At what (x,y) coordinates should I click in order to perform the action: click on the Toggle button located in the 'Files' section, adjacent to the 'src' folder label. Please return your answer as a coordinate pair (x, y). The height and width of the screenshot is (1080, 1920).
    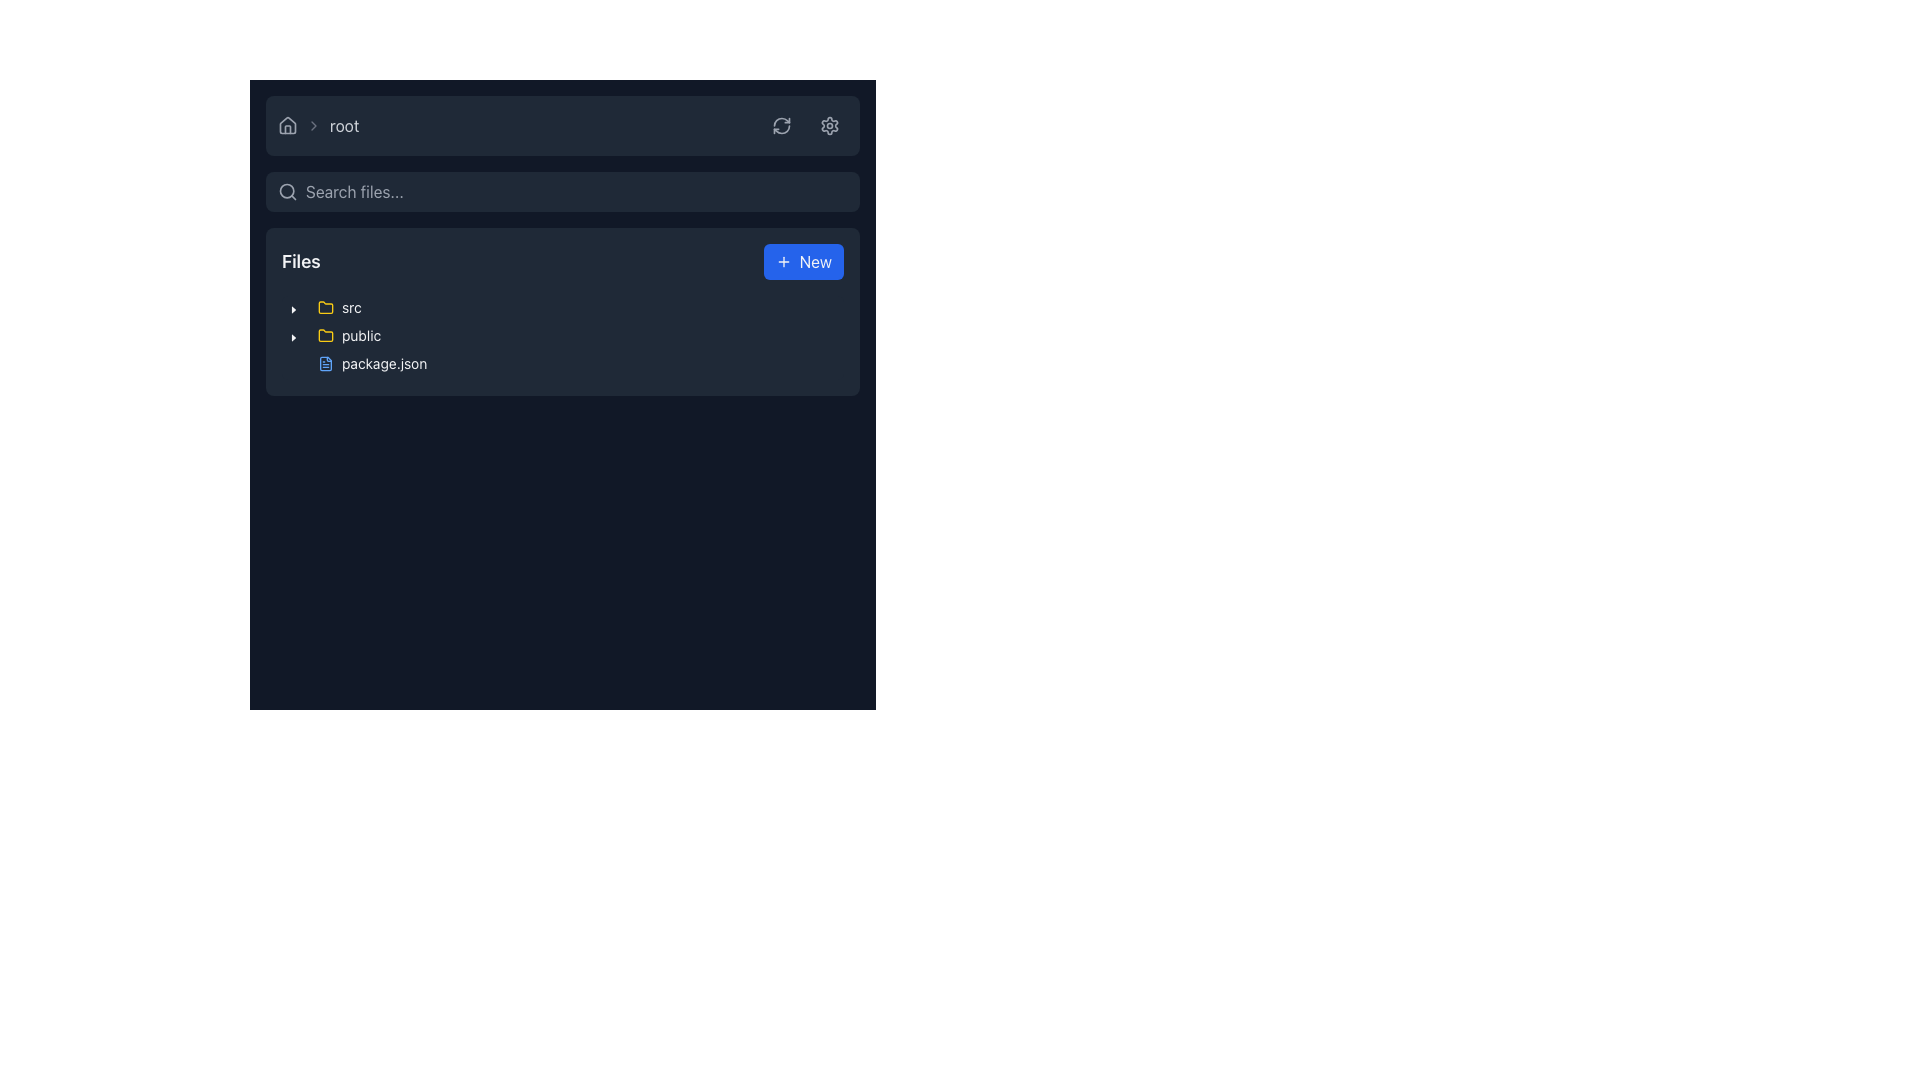
    Looking at the image, I should click on (292, 337).